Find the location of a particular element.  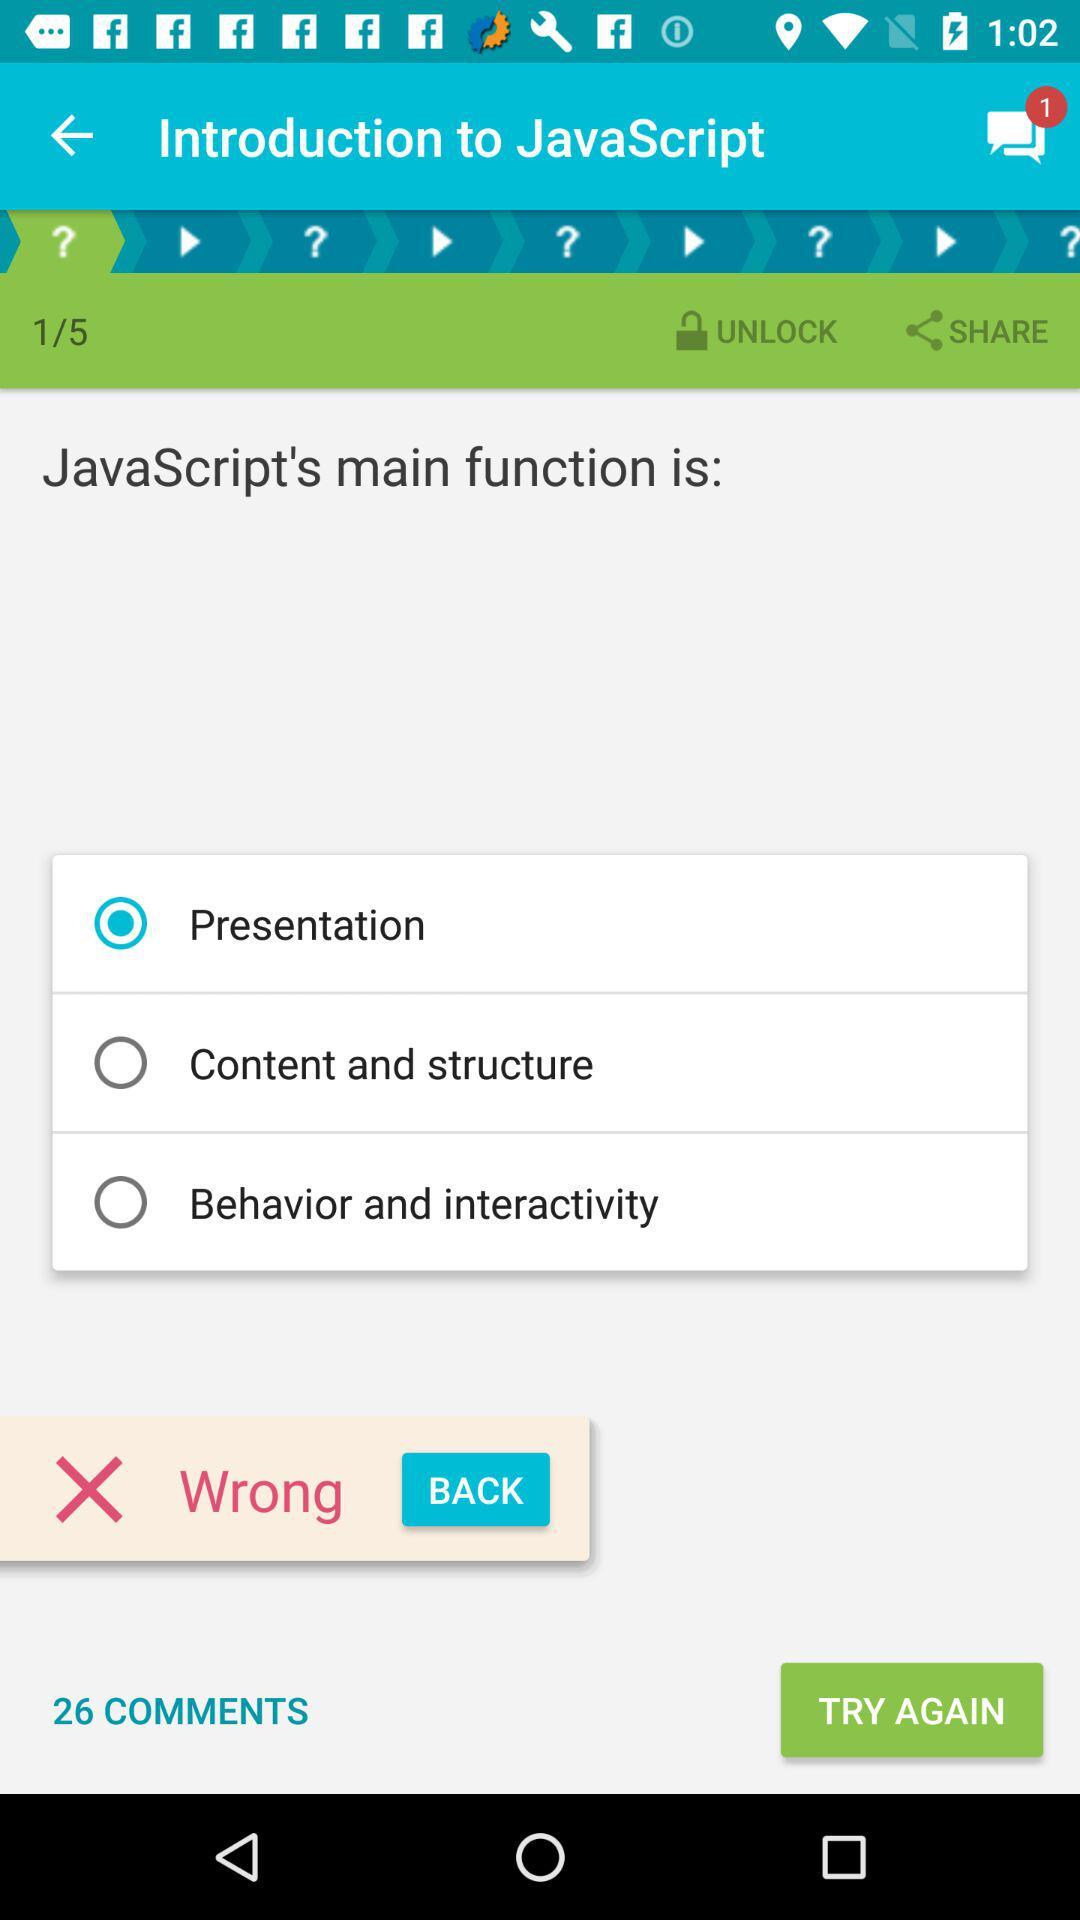

share icon is located at coordinates (973, 330).